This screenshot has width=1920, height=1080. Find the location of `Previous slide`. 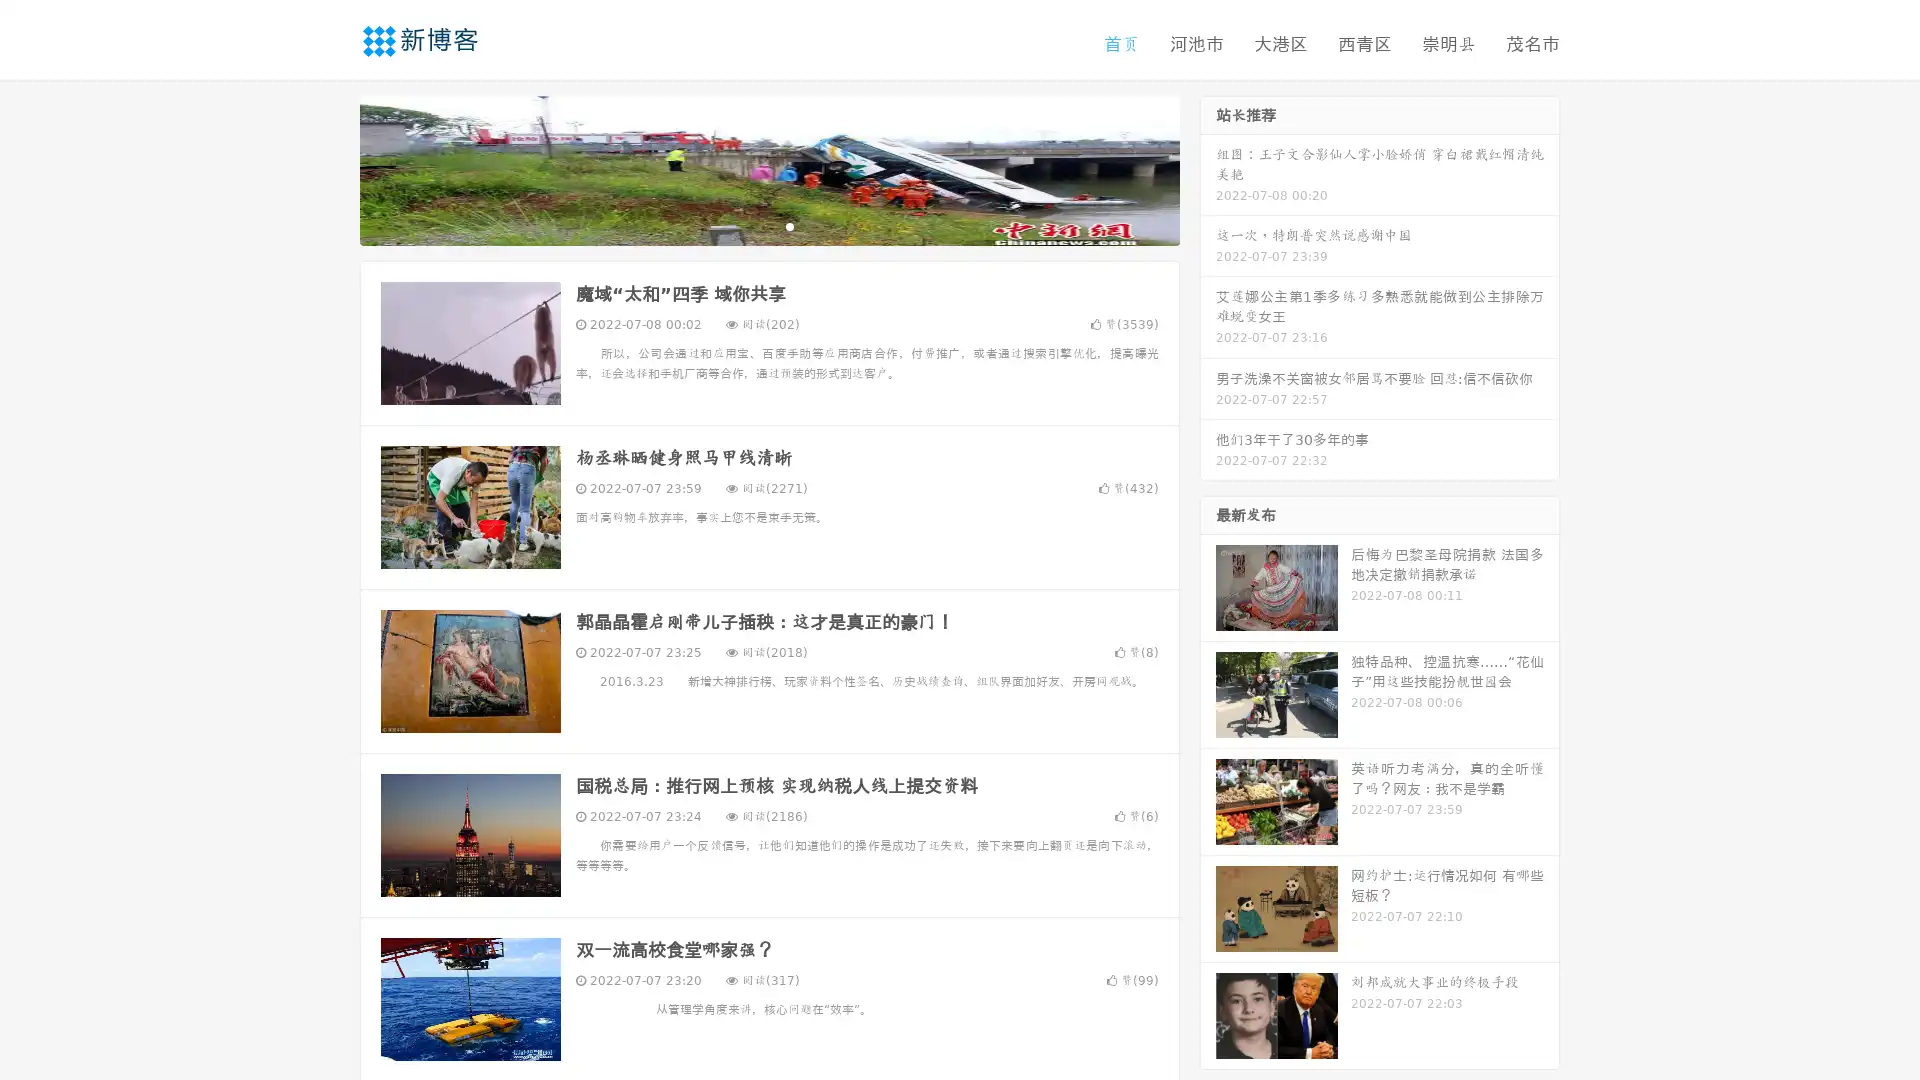

Previous slide is located at coordinates (330, 168).